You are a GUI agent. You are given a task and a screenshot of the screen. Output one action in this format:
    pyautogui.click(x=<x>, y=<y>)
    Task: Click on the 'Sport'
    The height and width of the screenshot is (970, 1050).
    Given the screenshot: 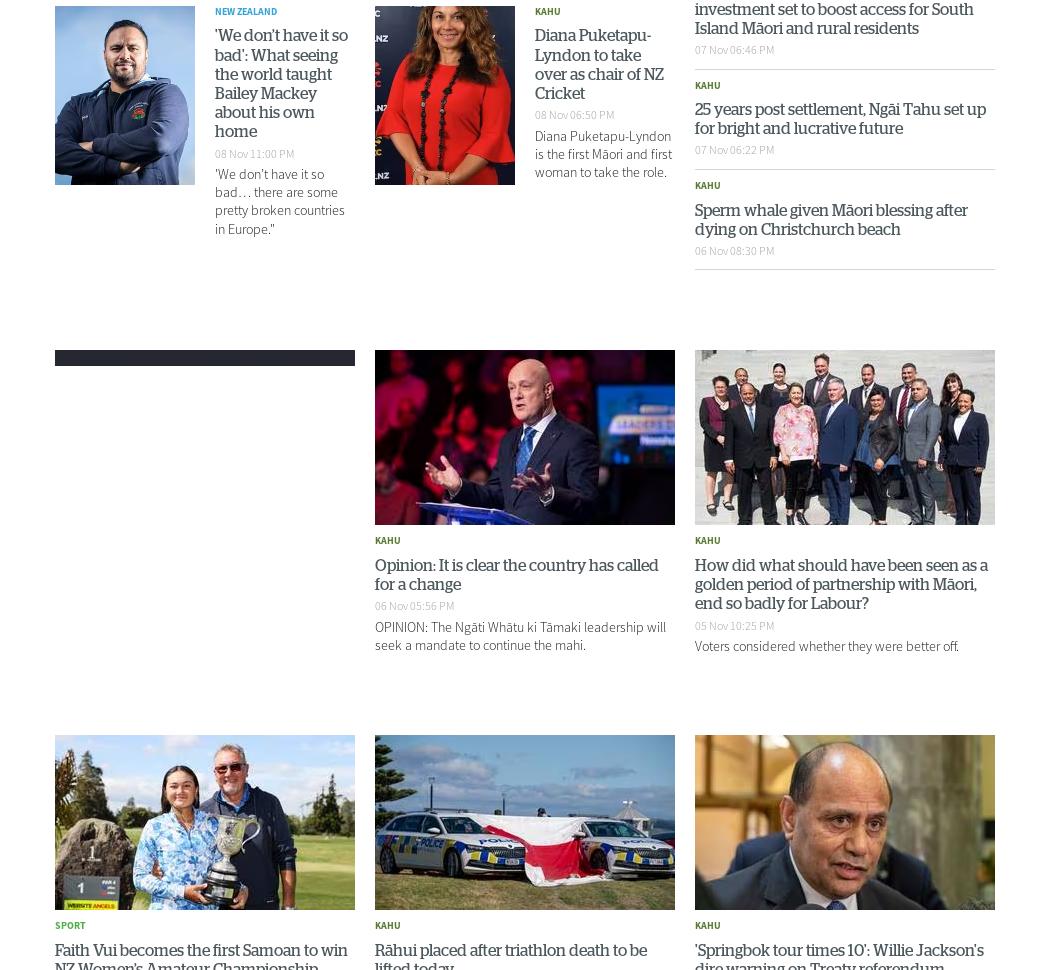 What is the action you would take?
    pyautogui.click(x=69, y=924)
    